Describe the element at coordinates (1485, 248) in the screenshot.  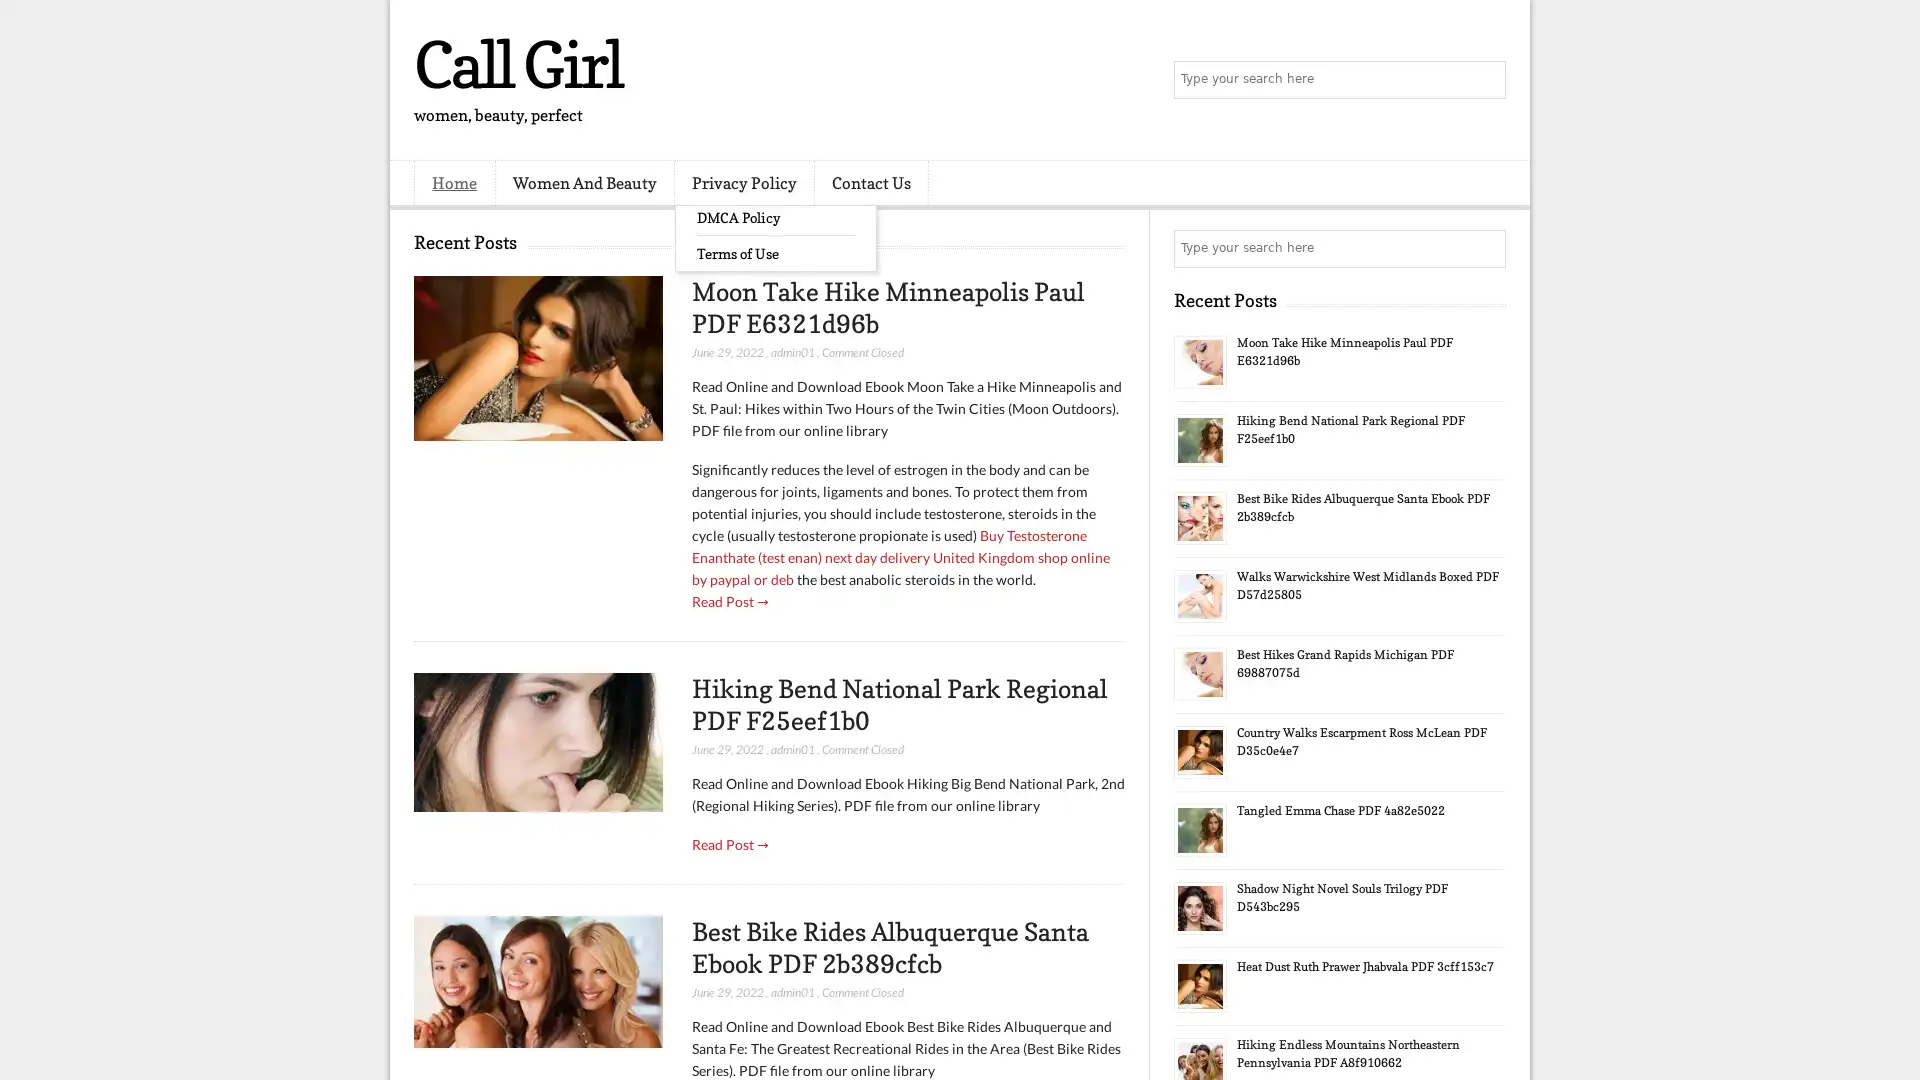
I see `Search` at that location.